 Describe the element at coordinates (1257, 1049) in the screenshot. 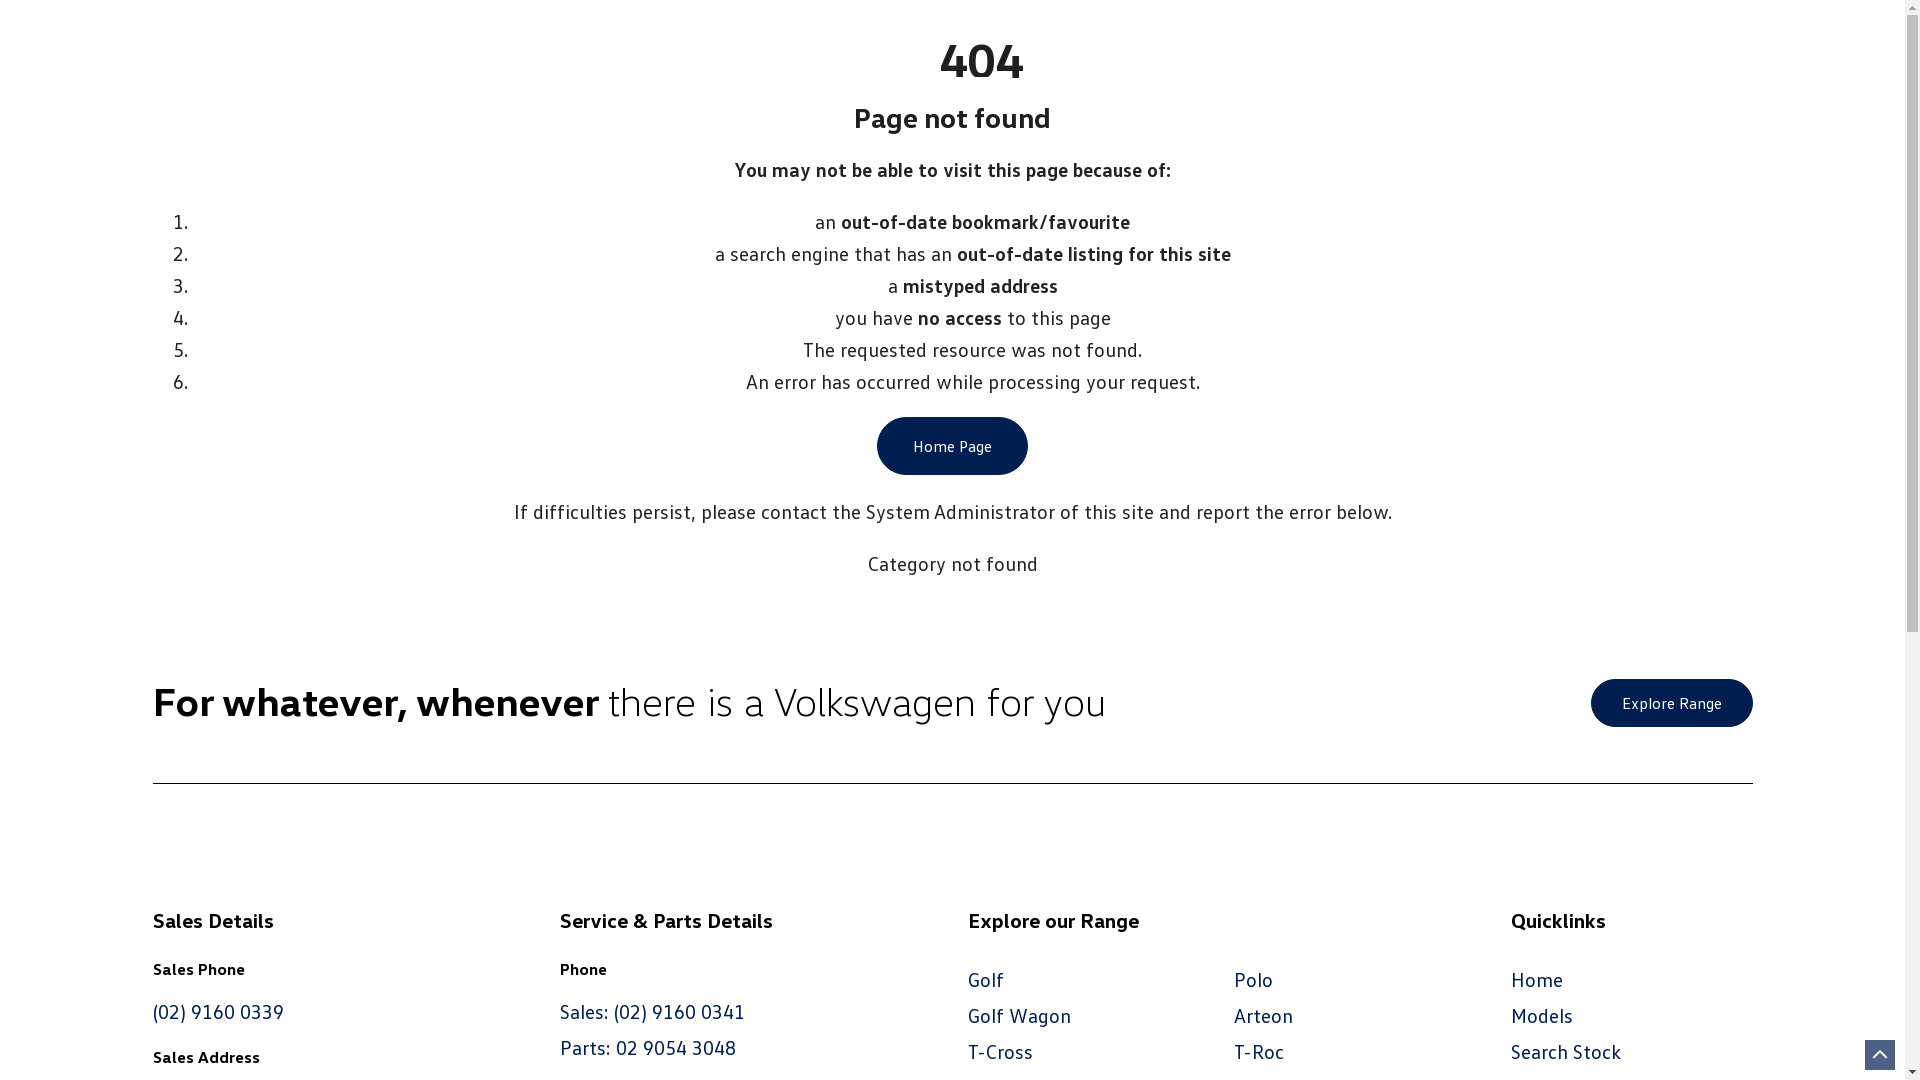

I see `'T-Roc'` at that location.